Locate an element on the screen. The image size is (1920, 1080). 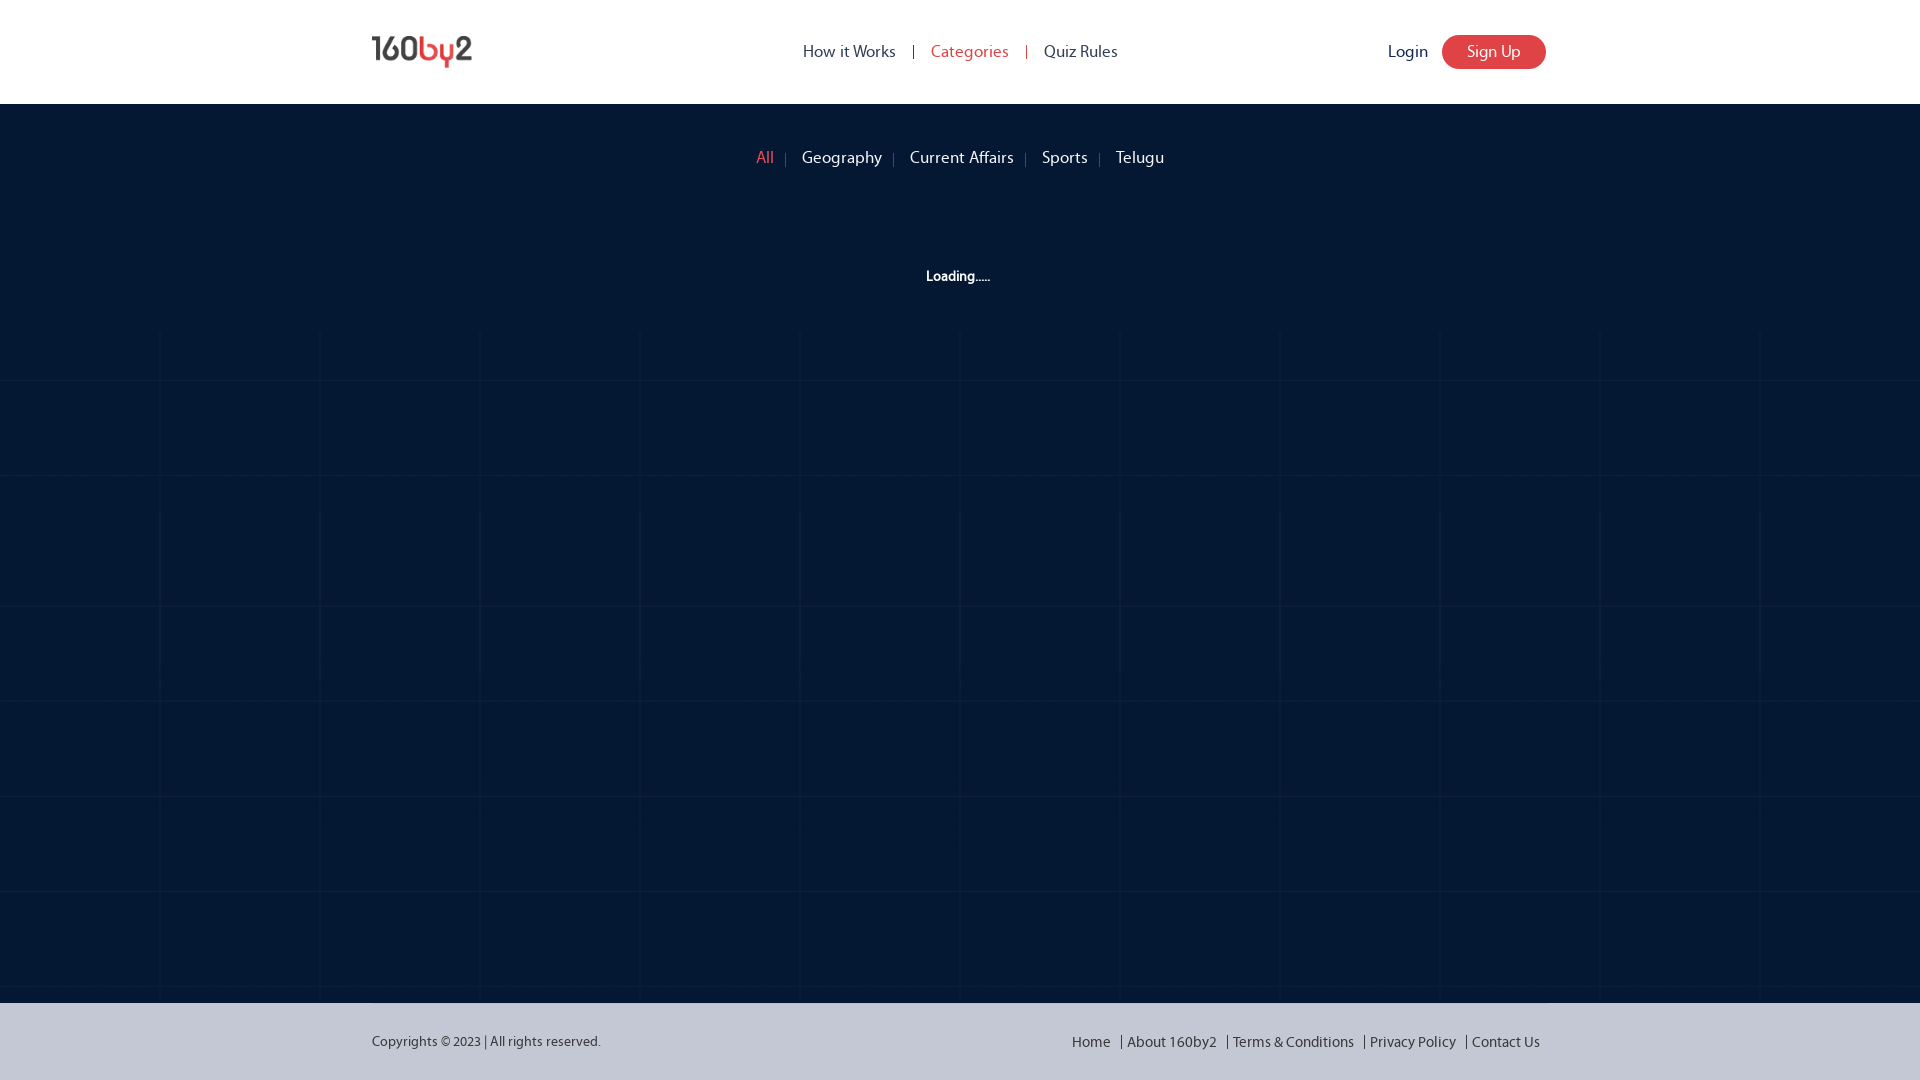
'Geography' is located at coordinates (841, 152).